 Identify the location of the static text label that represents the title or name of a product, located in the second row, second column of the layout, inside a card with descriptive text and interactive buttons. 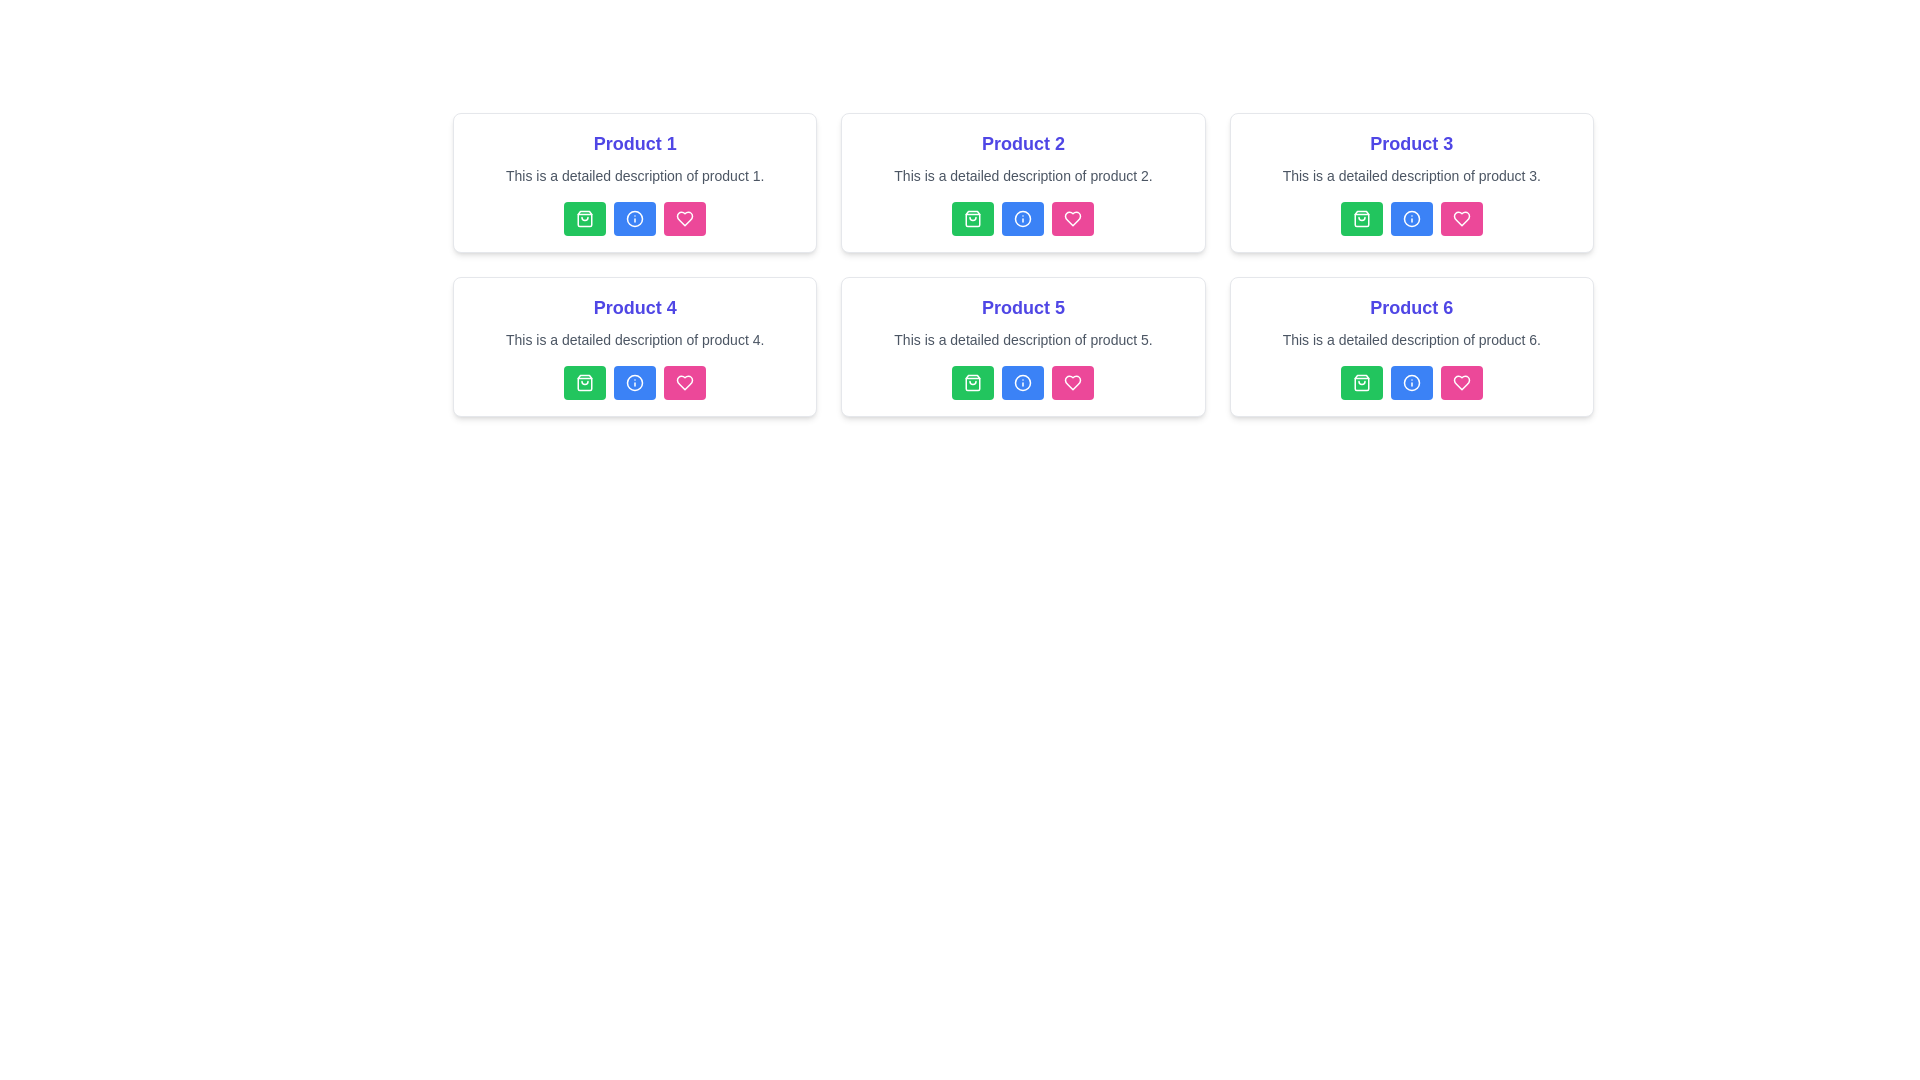
(1023, 308).